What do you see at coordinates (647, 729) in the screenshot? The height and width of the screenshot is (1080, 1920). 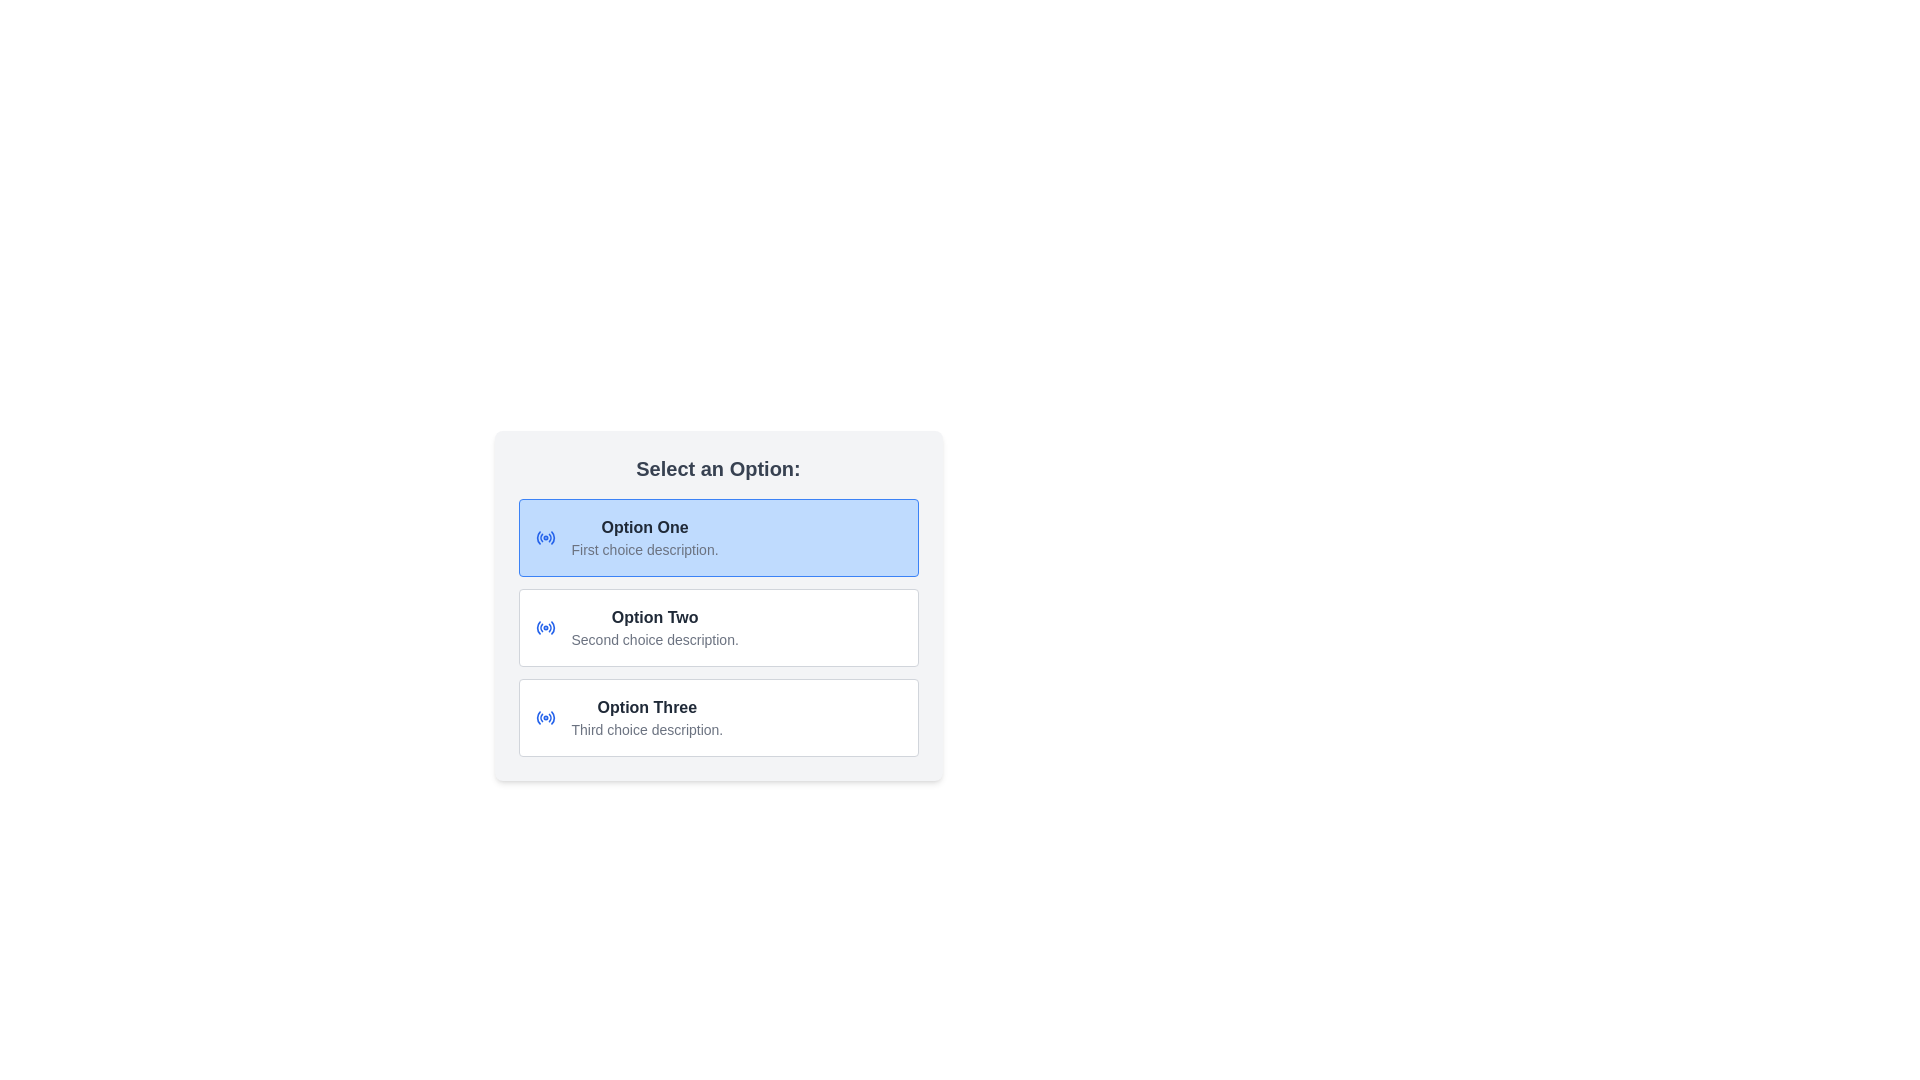 I see `the Text Label providing additional information about 'Option Three', located beneath the 'Option Three' text` at bounding box center [647, 729].